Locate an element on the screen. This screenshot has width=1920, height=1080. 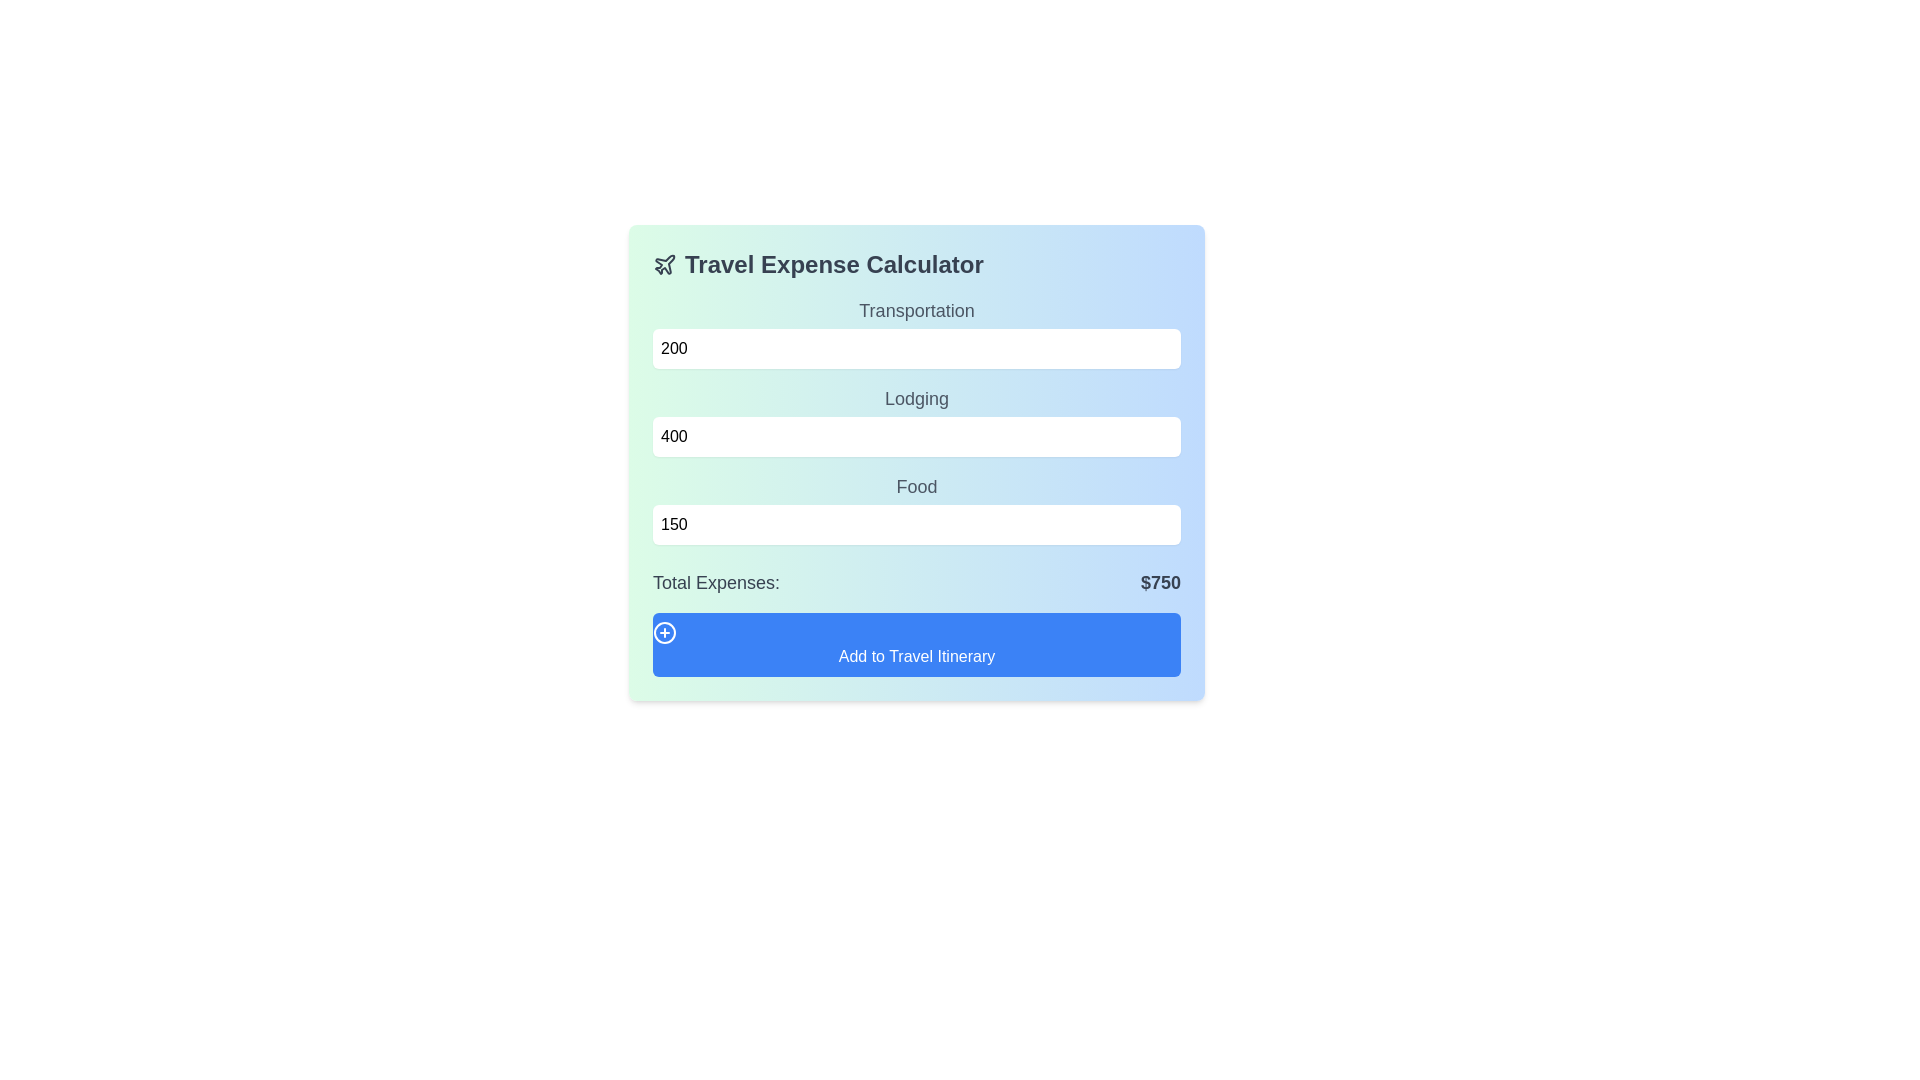
the static text label indicating the purpose of the numeric input field related to 'Food', which is positioned under the 'Lodging' section and above the input field displaying '150' is located at coordinates (915, 486).